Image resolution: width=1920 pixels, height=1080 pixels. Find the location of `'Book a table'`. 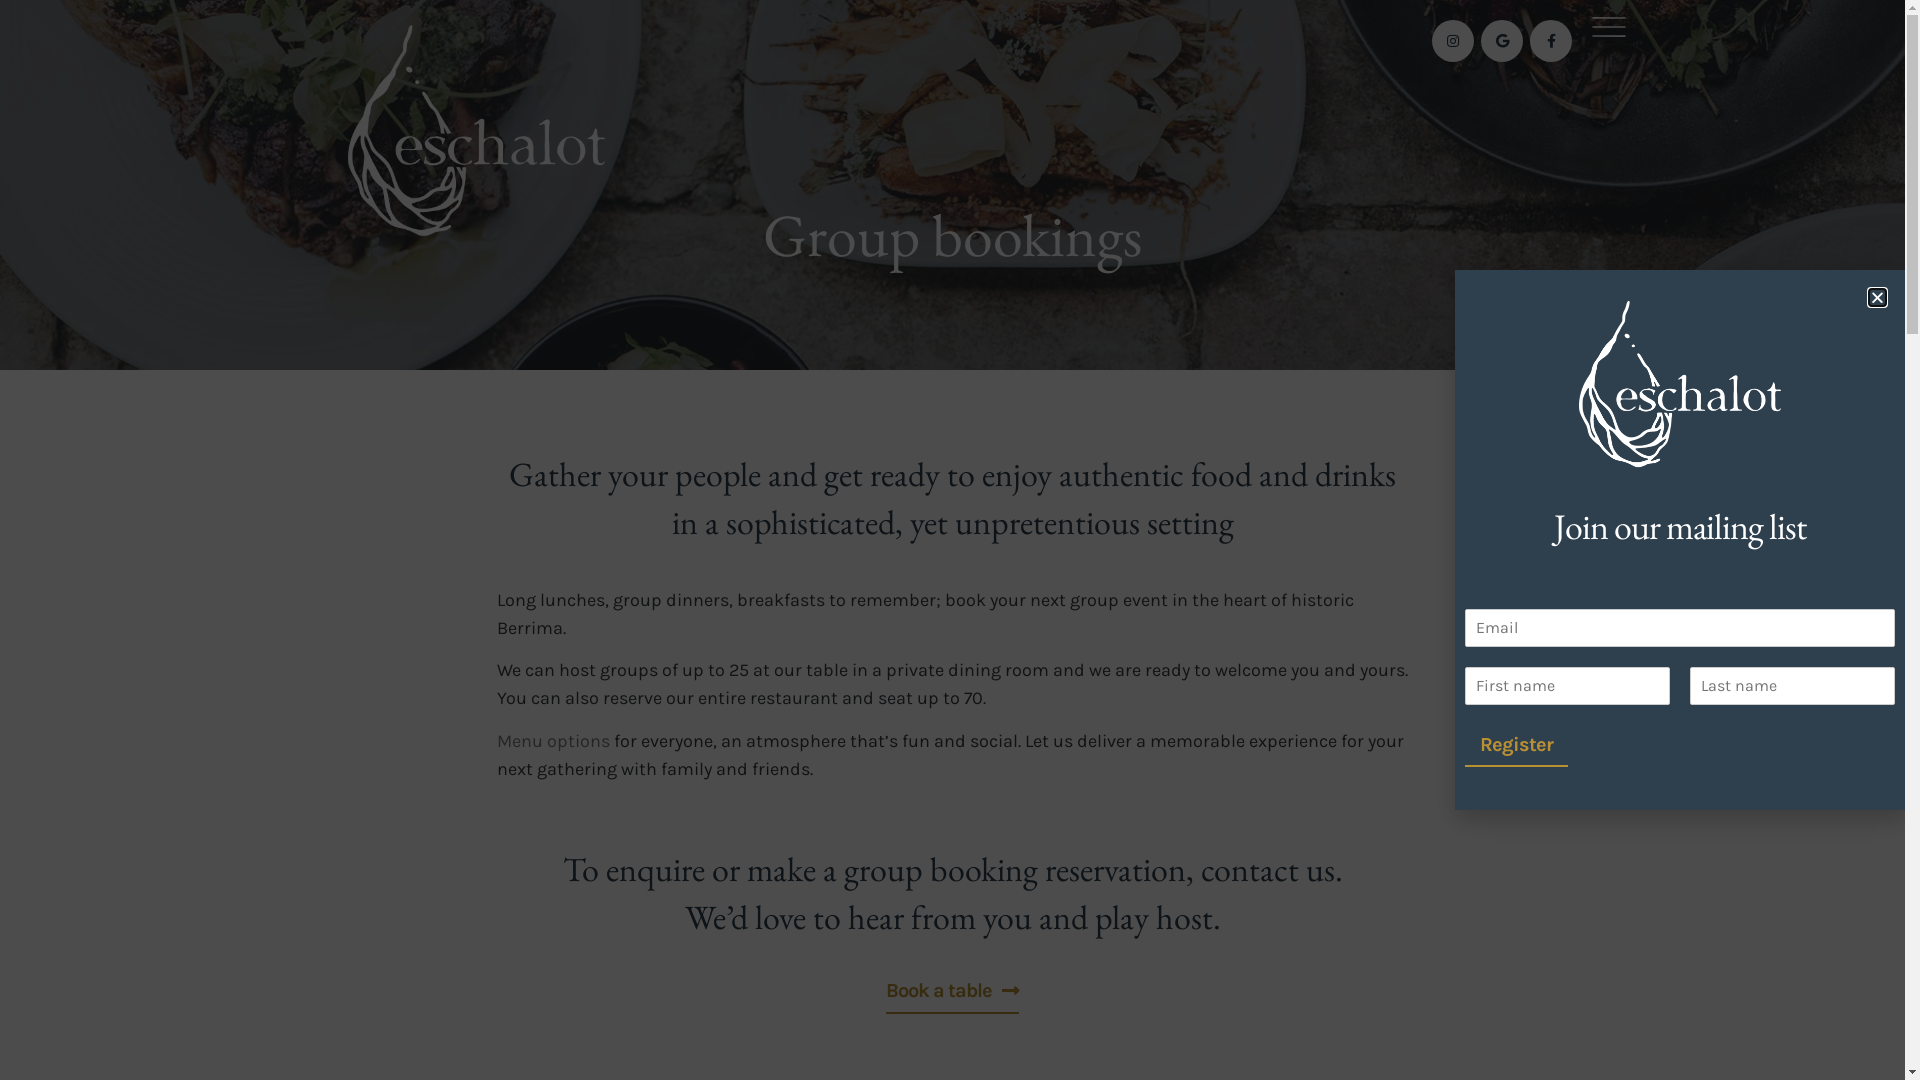

'Book a table' is located at coordinates (885, 986).